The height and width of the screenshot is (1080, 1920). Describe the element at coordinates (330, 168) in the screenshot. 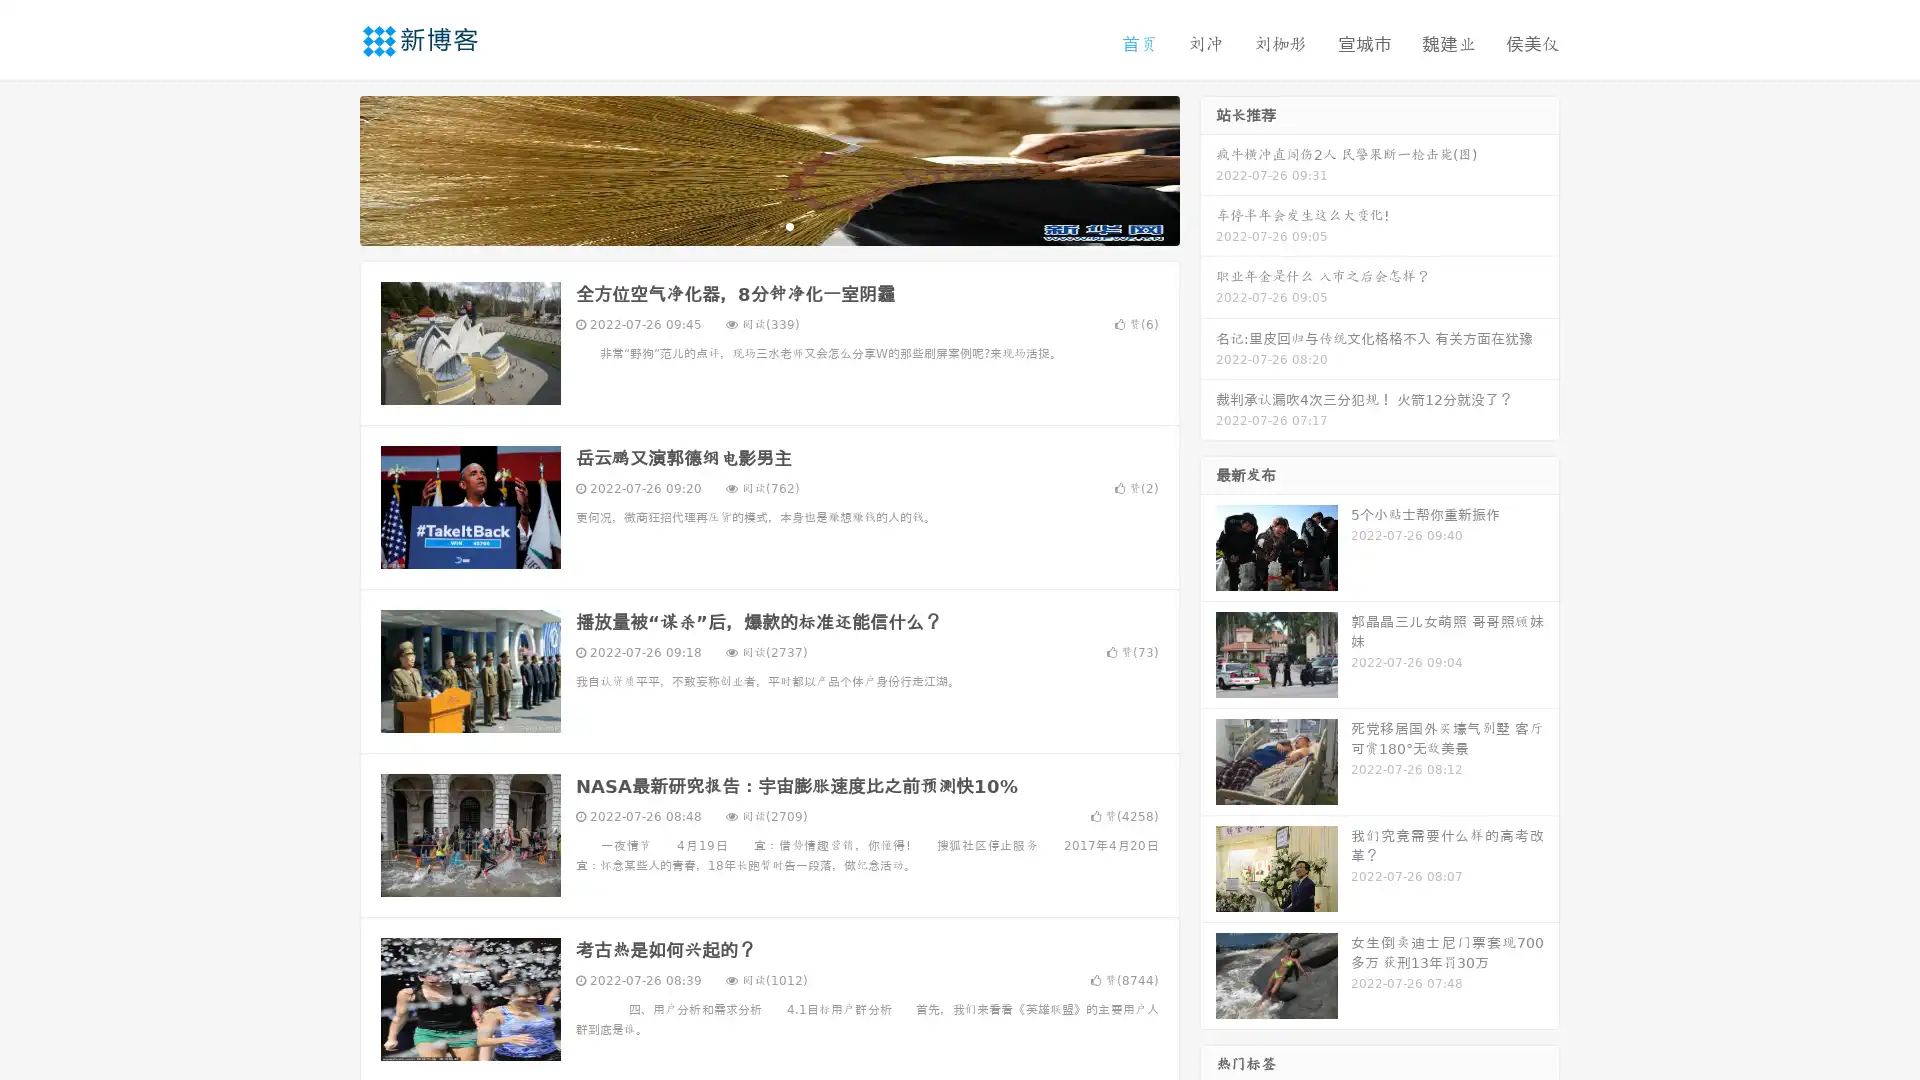

I see `Previous slide` at that location.